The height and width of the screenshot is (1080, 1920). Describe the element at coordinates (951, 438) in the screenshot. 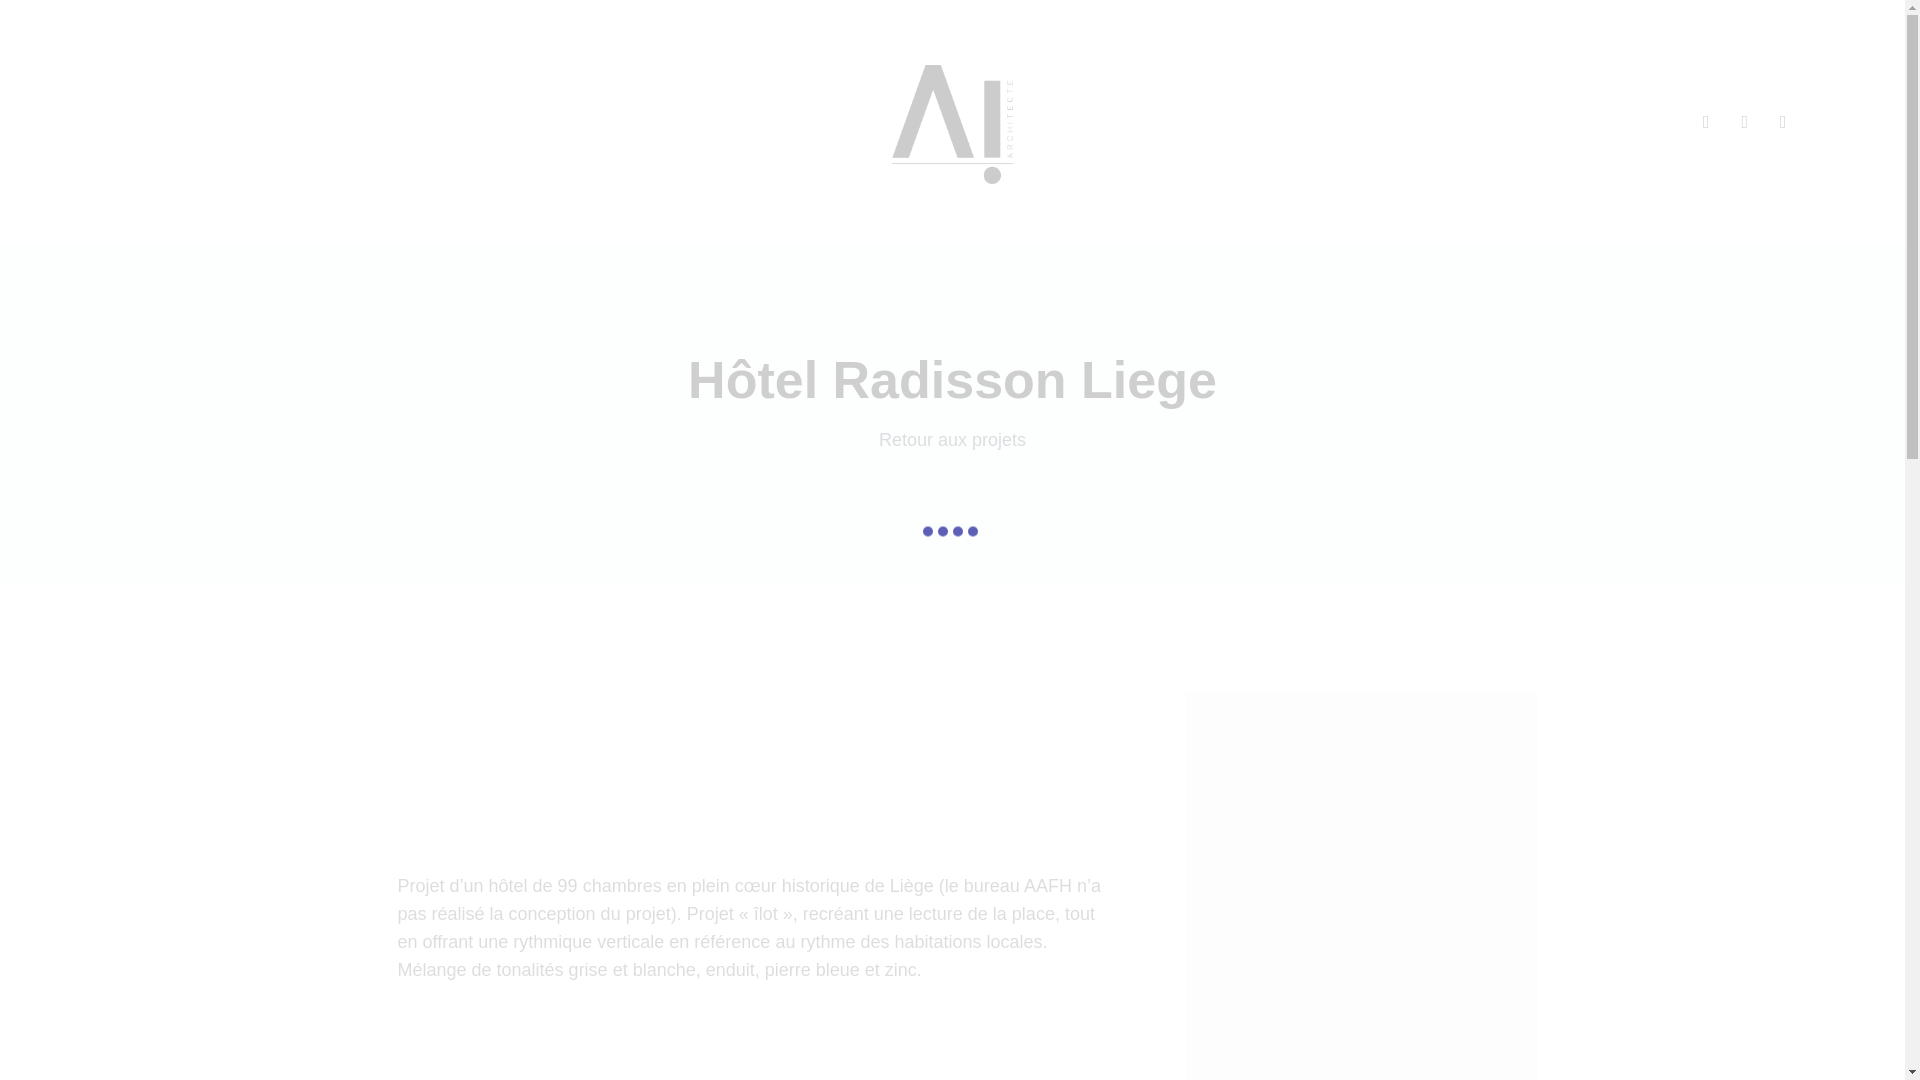

I see `'Retour aux projets'` at that location.